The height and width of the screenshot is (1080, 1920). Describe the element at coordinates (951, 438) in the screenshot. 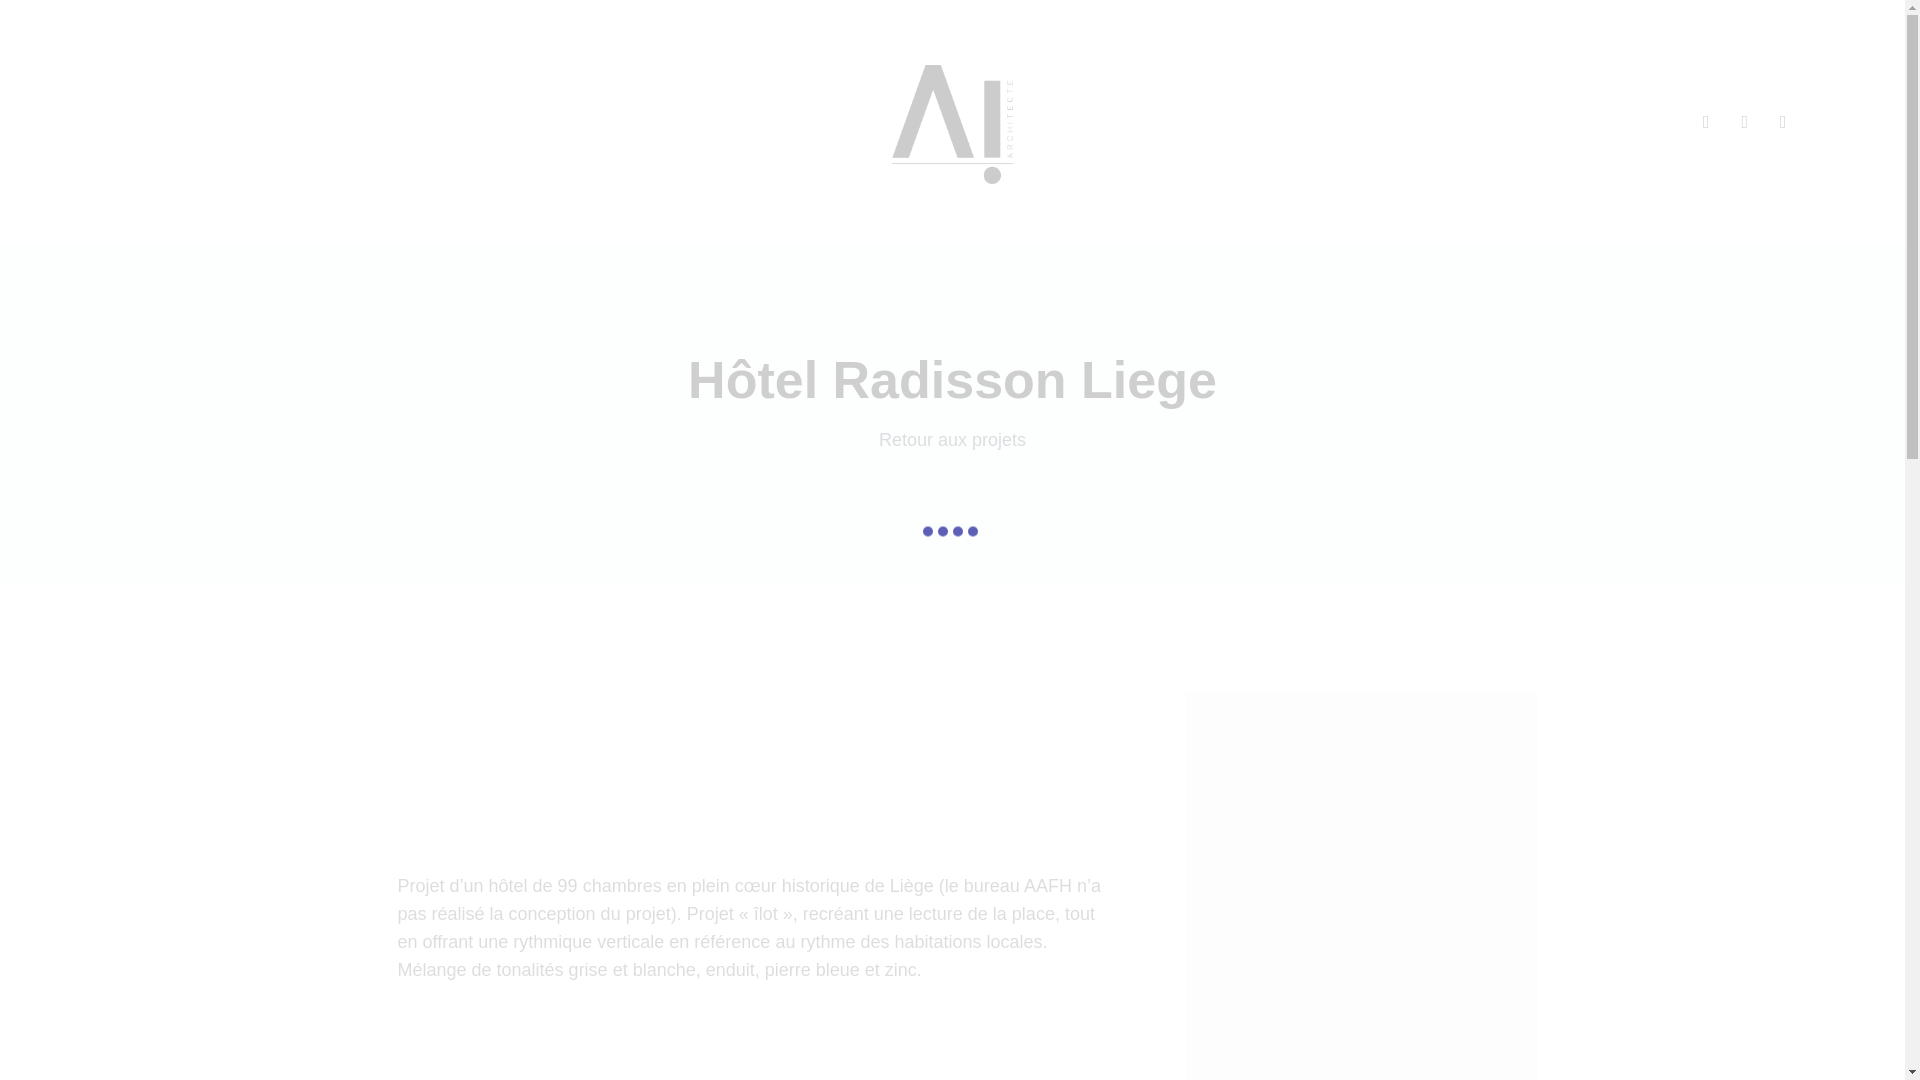

I see `'Retour aux projets'` at that location.